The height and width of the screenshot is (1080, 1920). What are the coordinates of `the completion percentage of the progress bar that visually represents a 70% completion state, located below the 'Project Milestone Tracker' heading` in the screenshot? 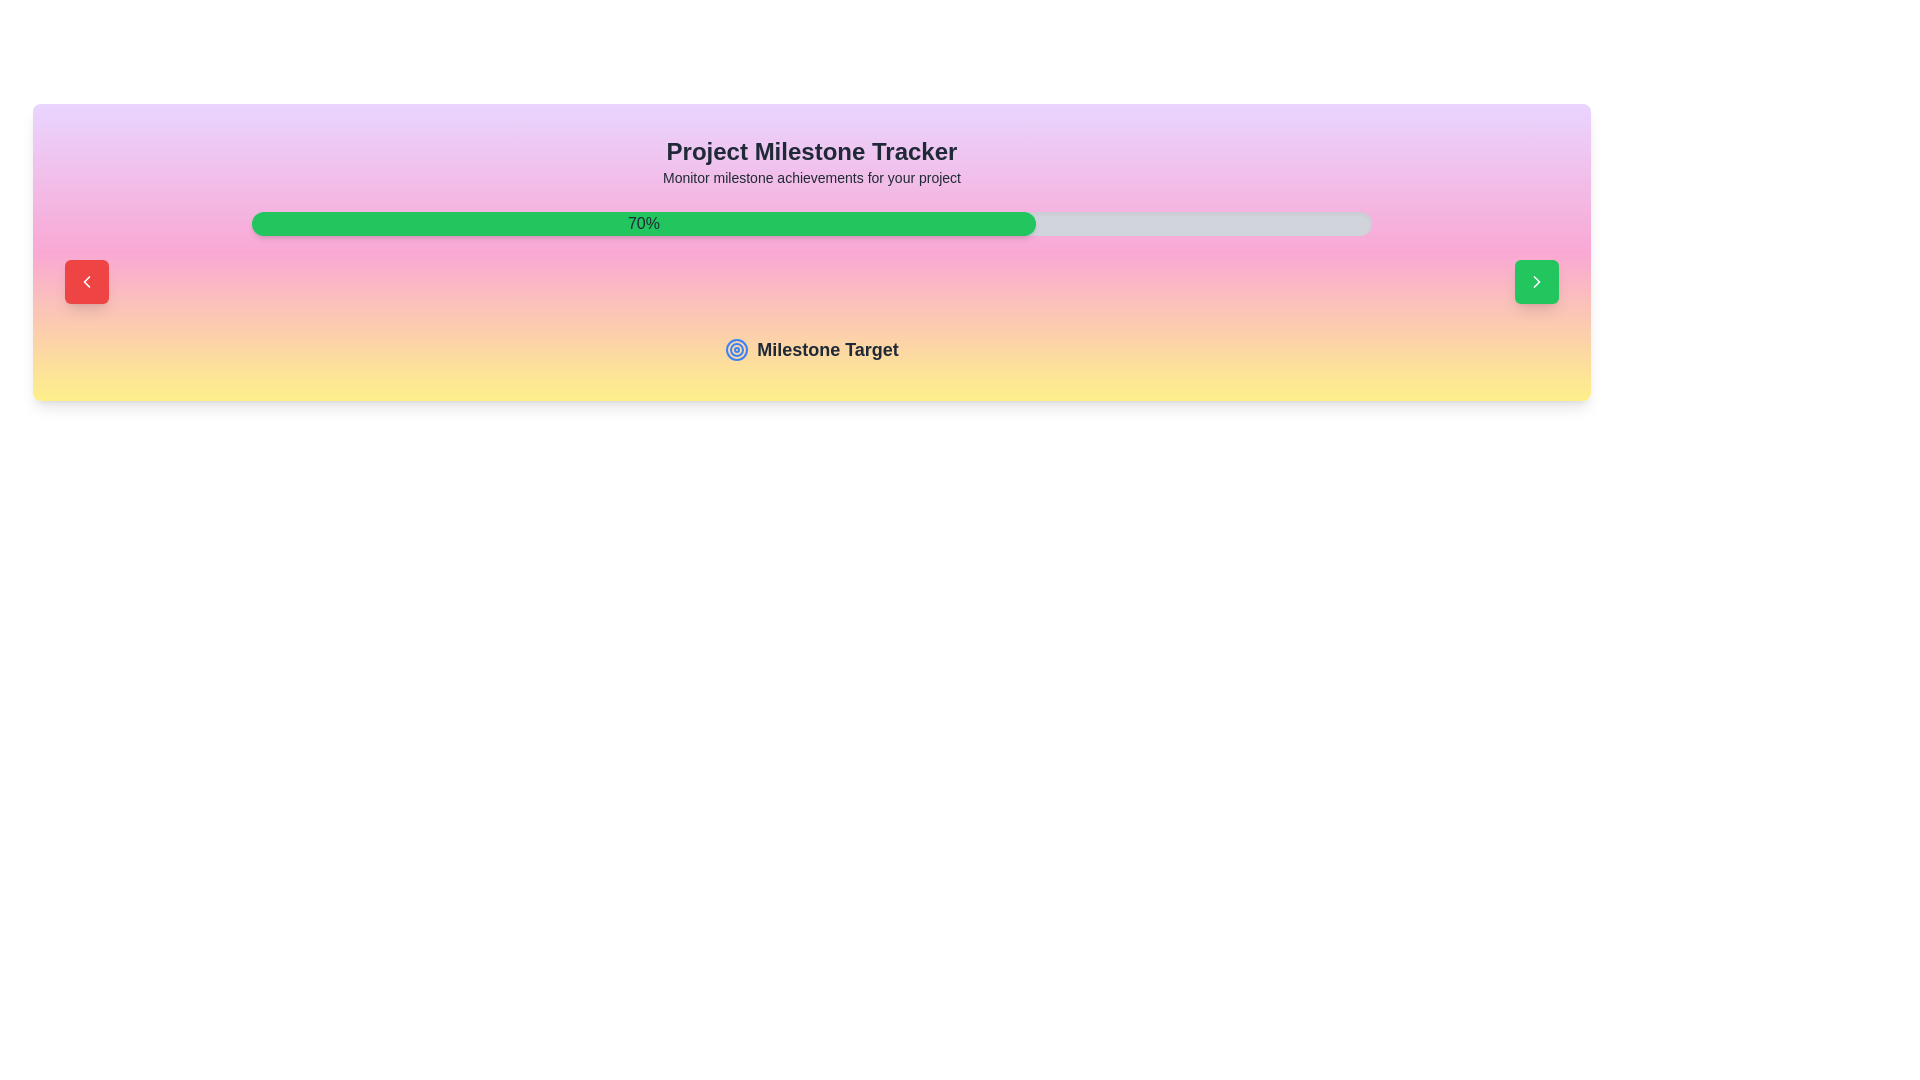 It's located at (811, 223).